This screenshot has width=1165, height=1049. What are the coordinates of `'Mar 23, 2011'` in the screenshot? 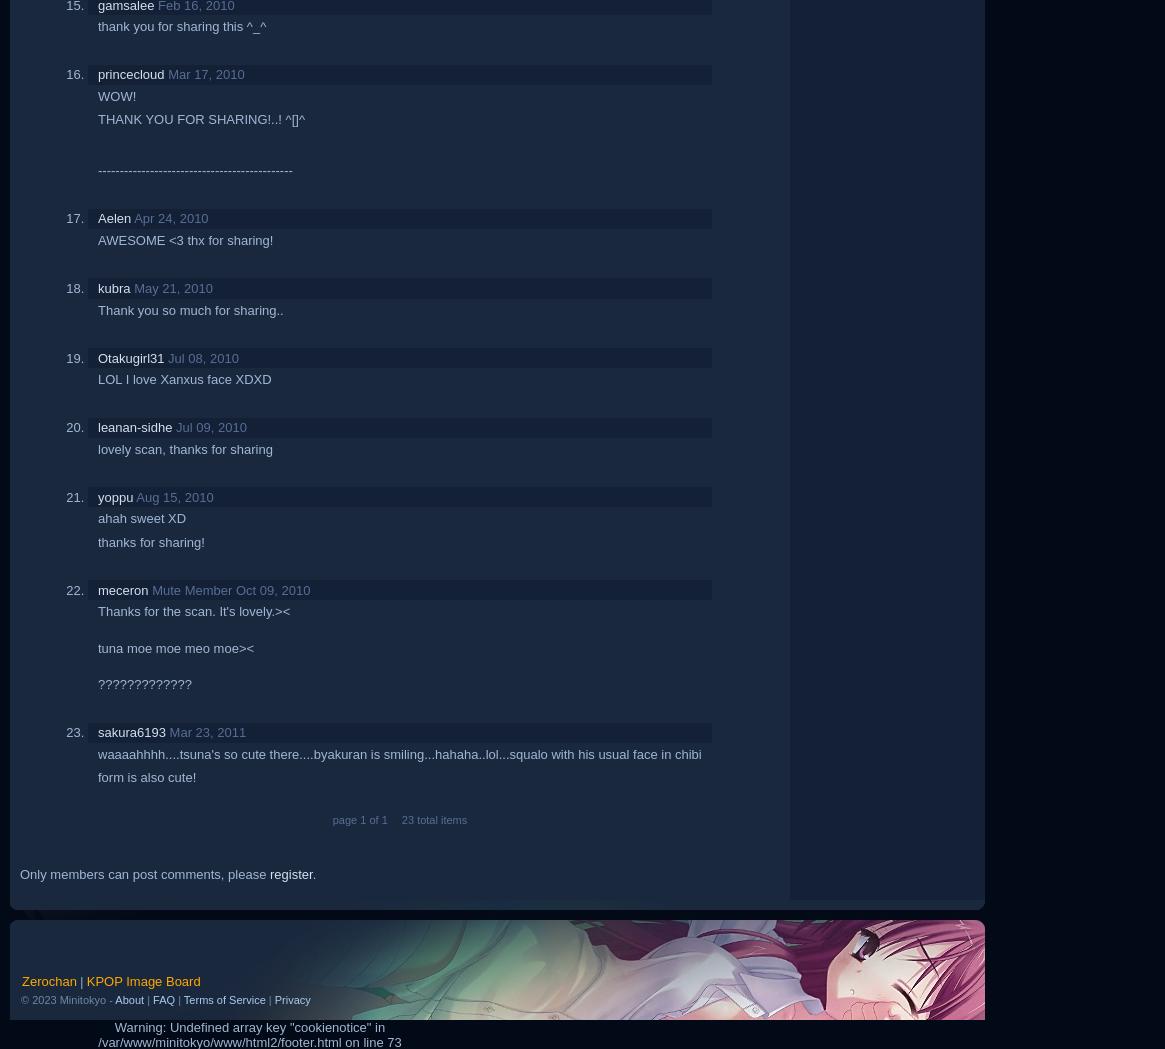 It's located at (168, 731).